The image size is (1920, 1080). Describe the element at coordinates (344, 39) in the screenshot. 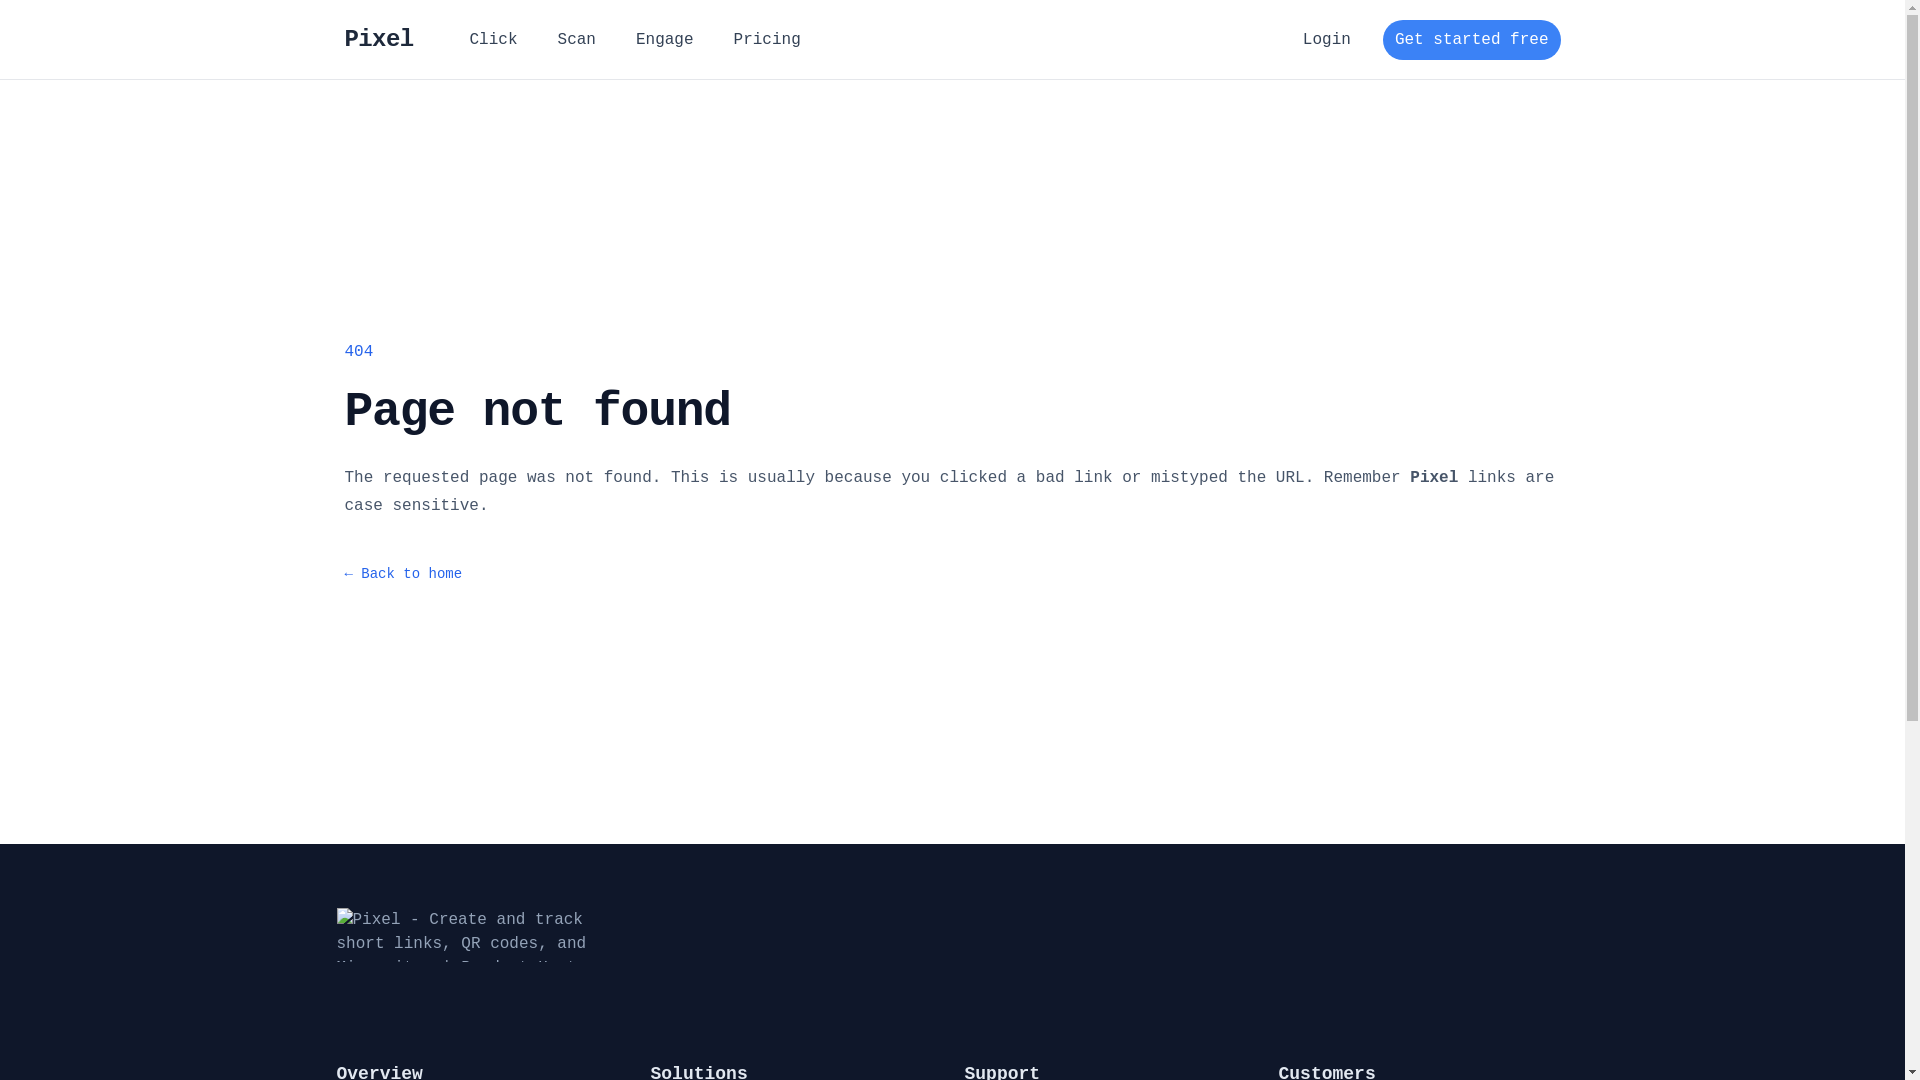

I see `'Pixel'` at that location.